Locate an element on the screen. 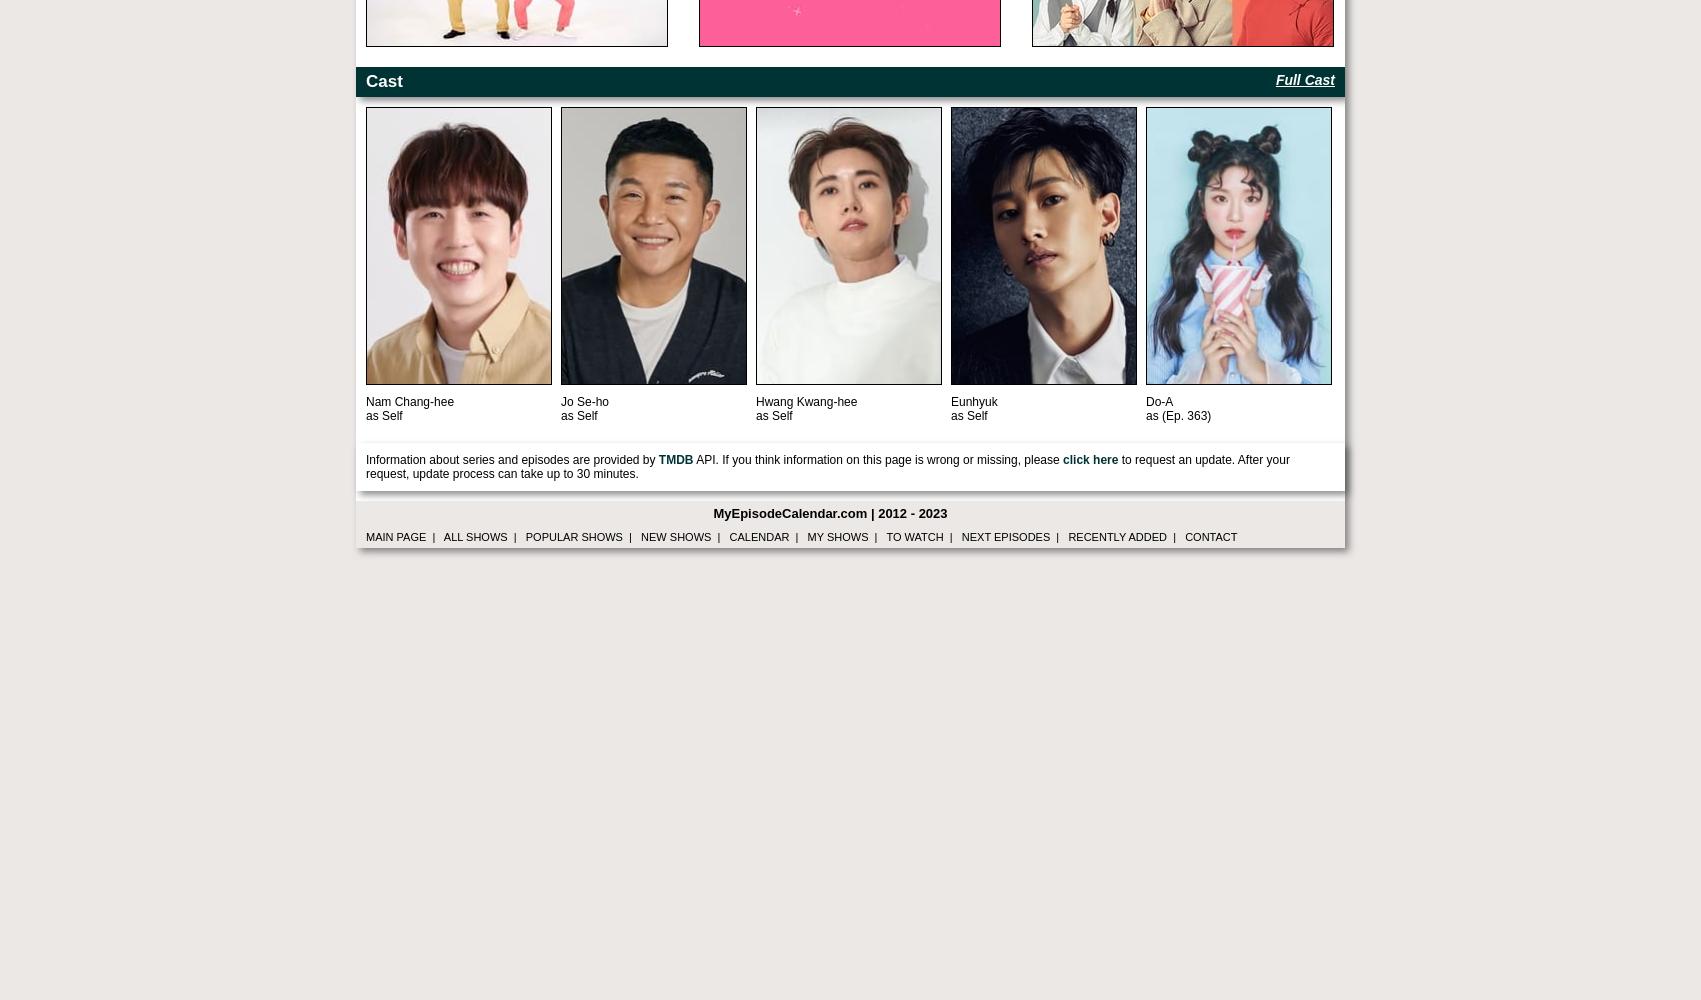 The width and height of the screenshot is (1701, 1000). 'Hwang Kwang-hee' is located at coordinates (806, 402).